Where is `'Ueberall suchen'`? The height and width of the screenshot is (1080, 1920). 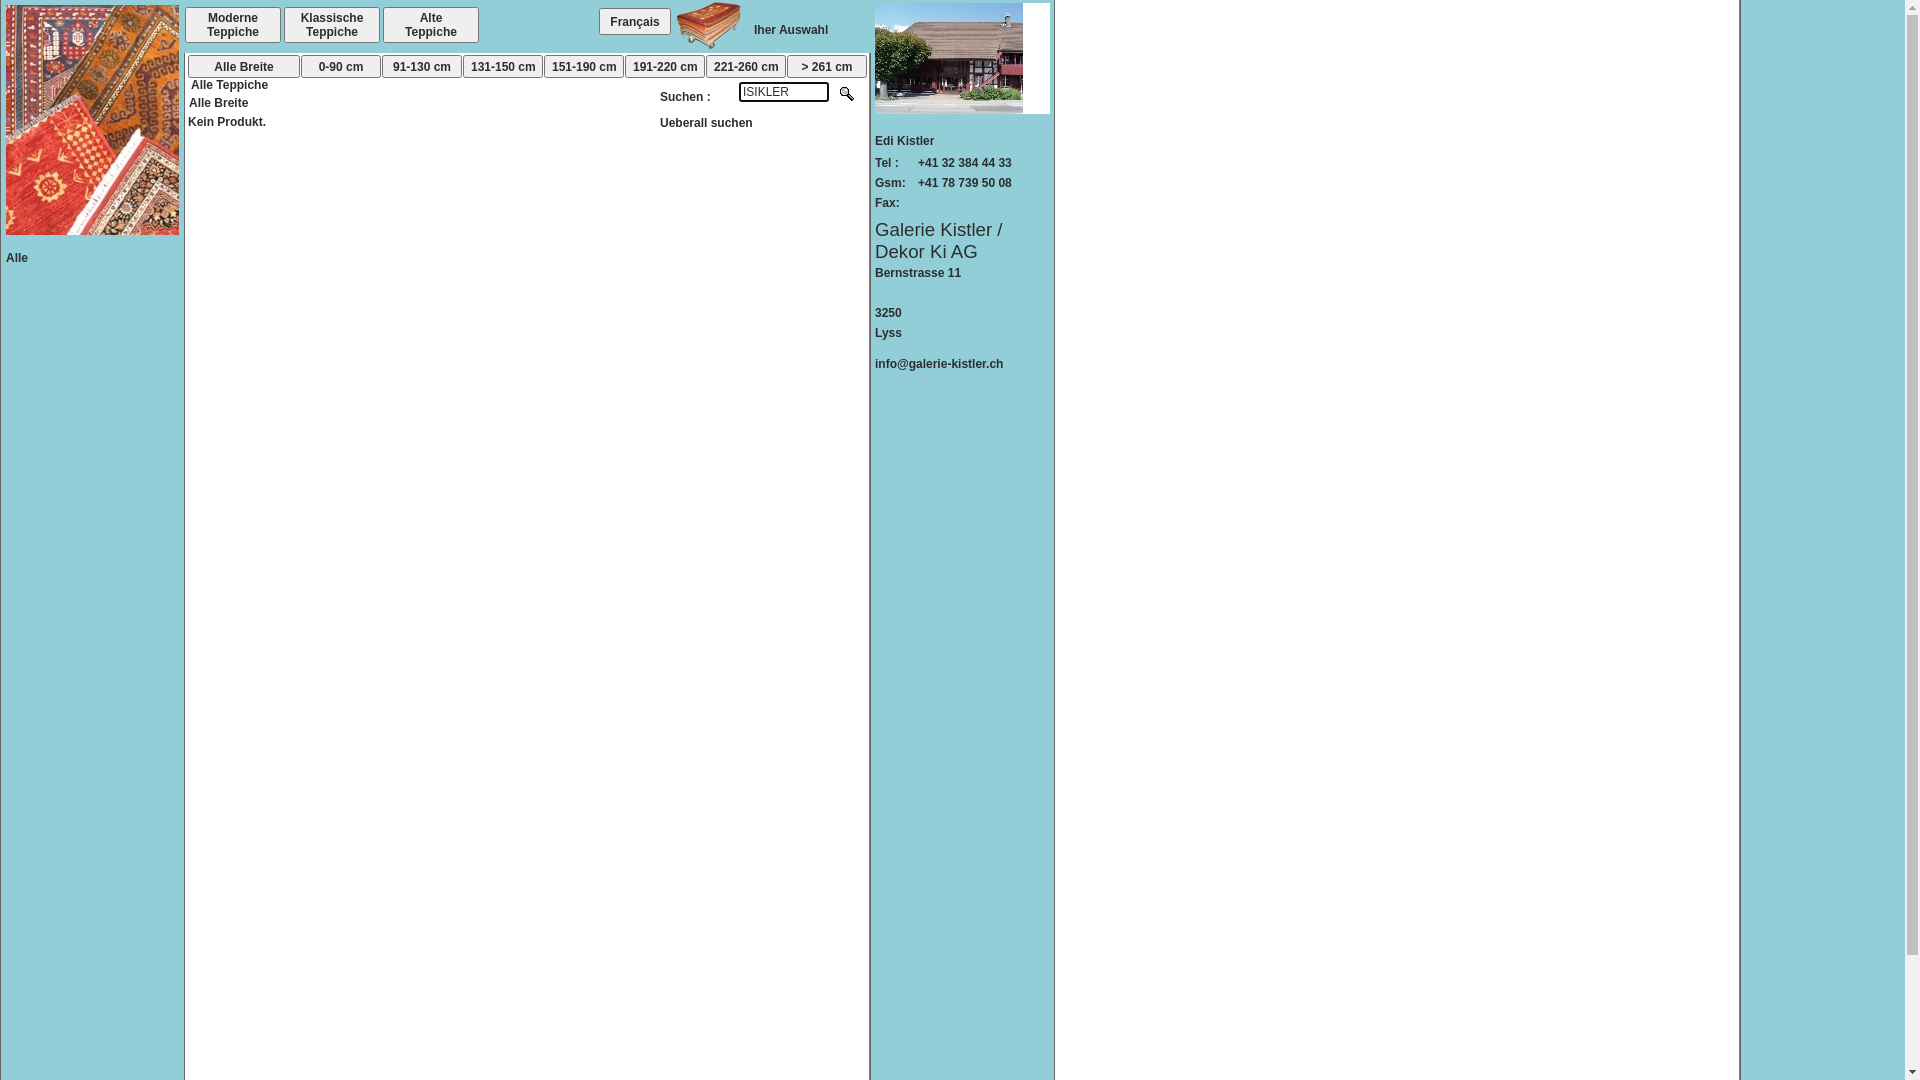
'Ueberall suchen' is located at coordinates (660, 123).